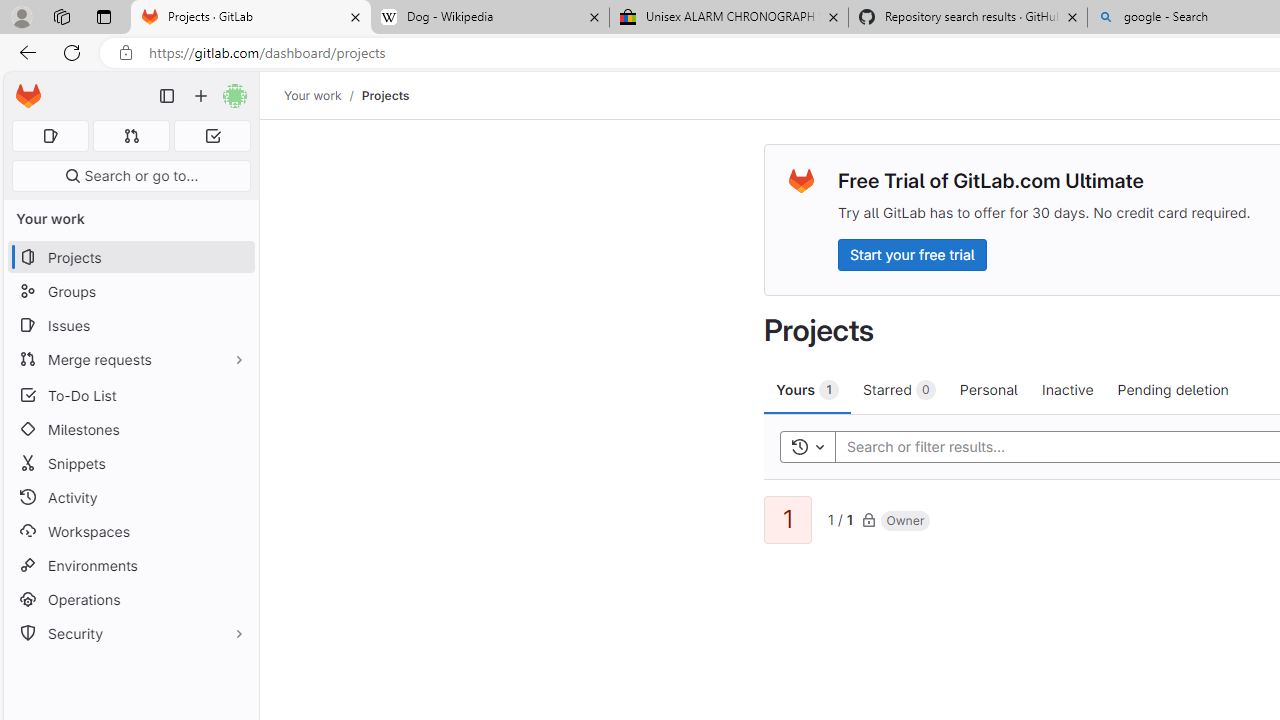 This screenshot has width=1280, height=720. What do you see at coordinates (786, 518) in the screenshot?
I see `'1'` at bounding box center [786, 518].